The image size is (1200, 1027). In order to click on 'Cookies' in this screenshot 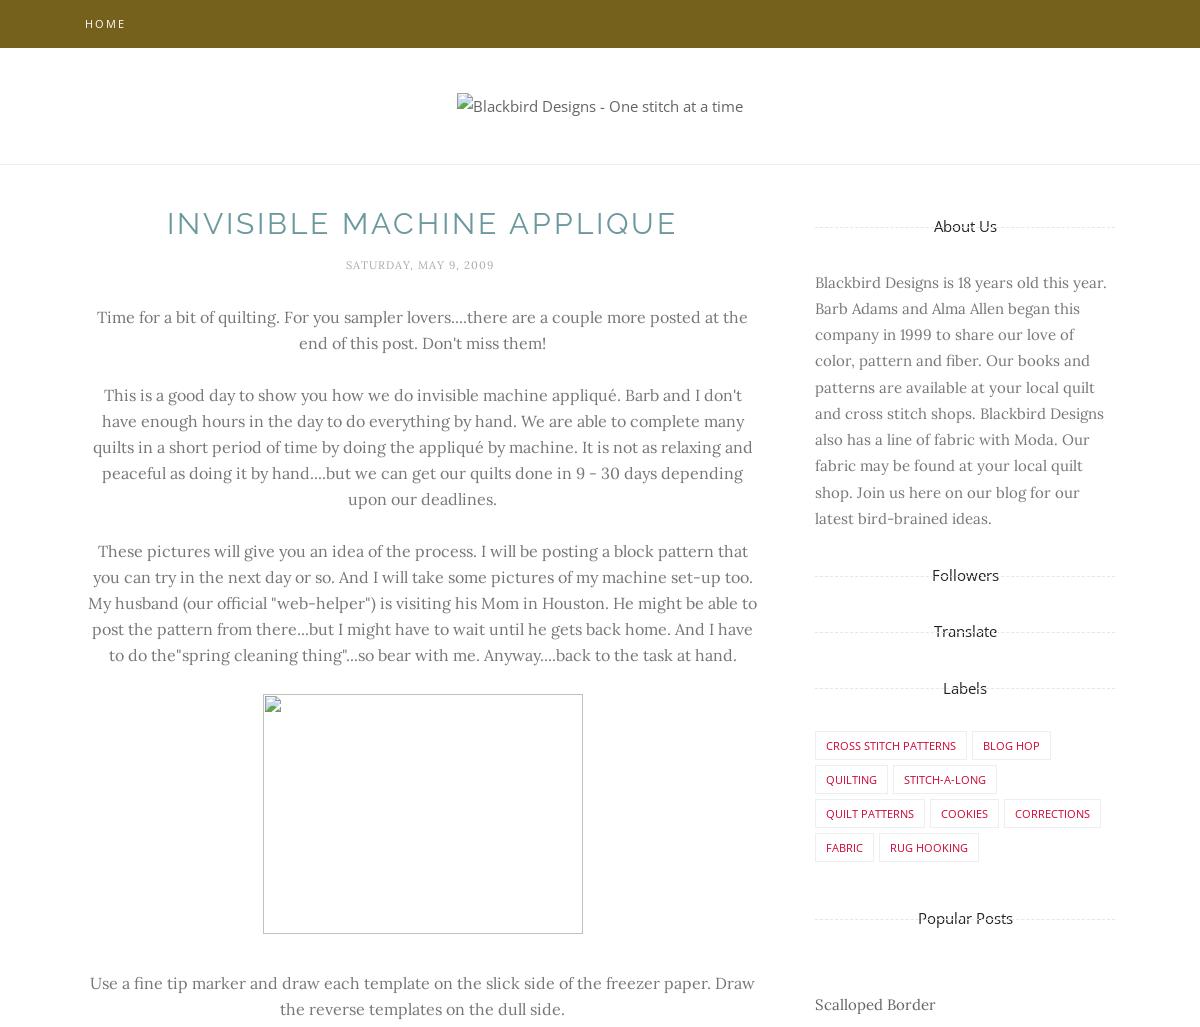, I will do `click(964, 812)`.